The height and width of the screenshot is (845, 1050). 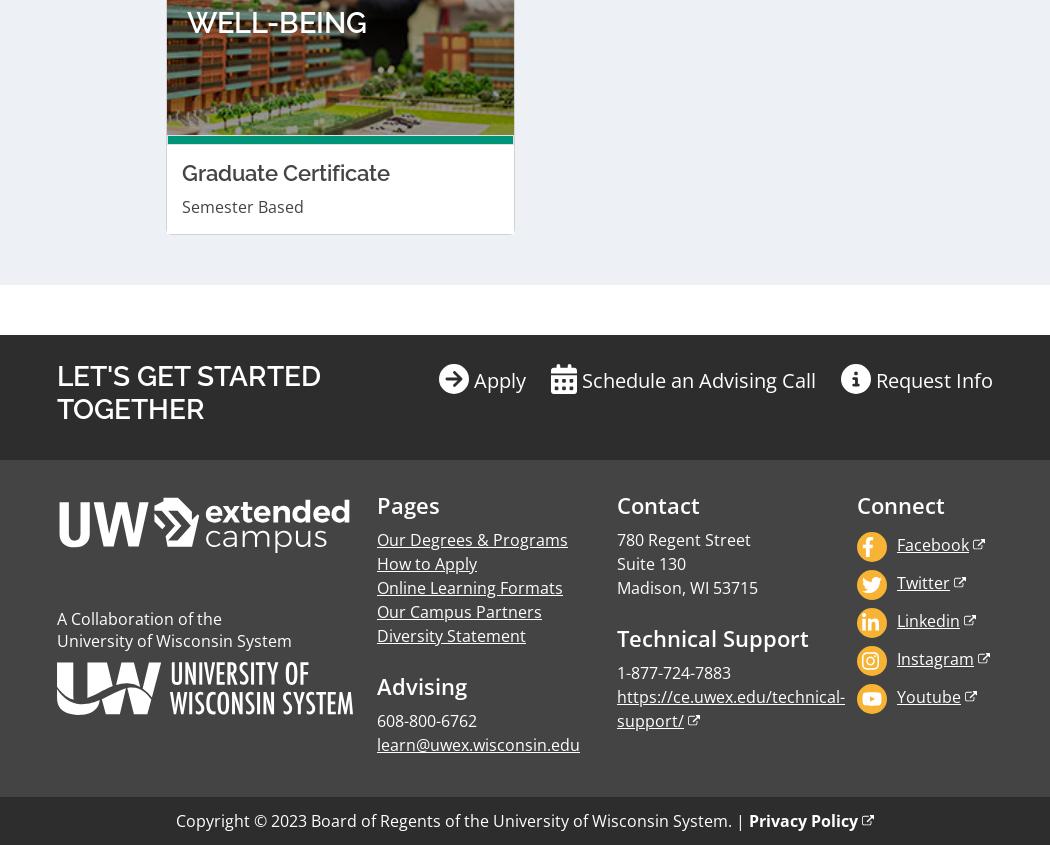 What do you see at coordinates (420, 182) in the screenshot?
I see `'Advising'` at bounding box center [420, 182].